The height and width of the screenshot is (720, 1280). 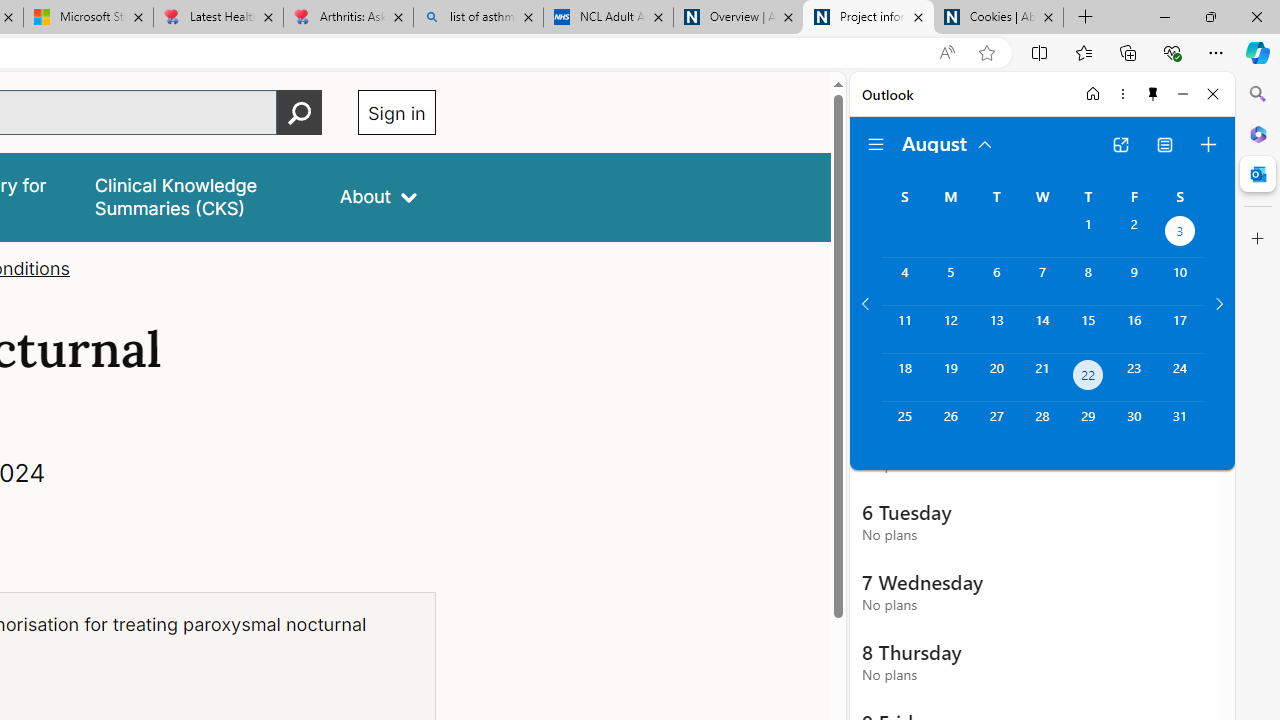 I want to click on 'Wednesday, August 14, 2024. ', so click(x=1041, y=328).